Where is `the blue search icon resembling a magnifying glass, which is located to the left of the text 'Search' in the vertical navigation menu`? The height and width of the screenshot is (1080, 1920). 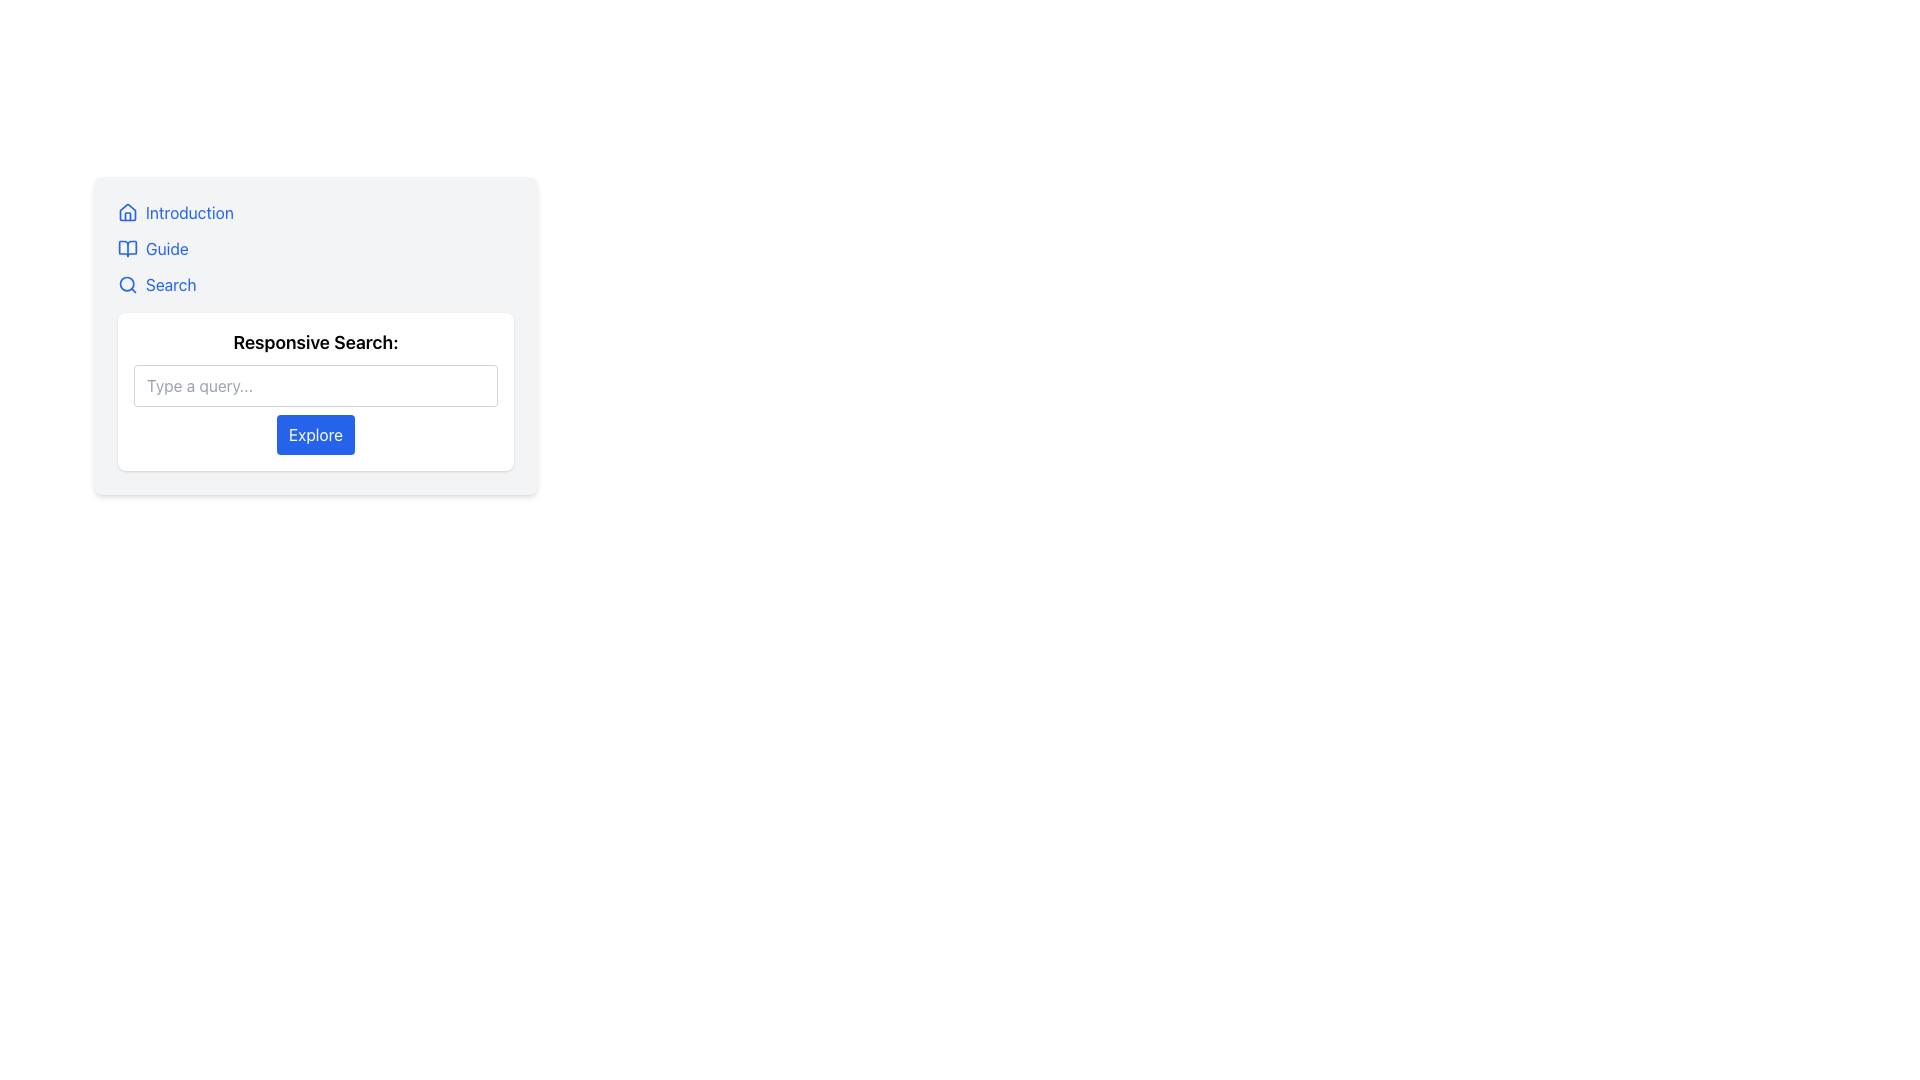
the blue search icon resembling a magnifying glass, which is located to the left of the text 'Search' in the vertical navigation menu is located at coordinates (127, 285).